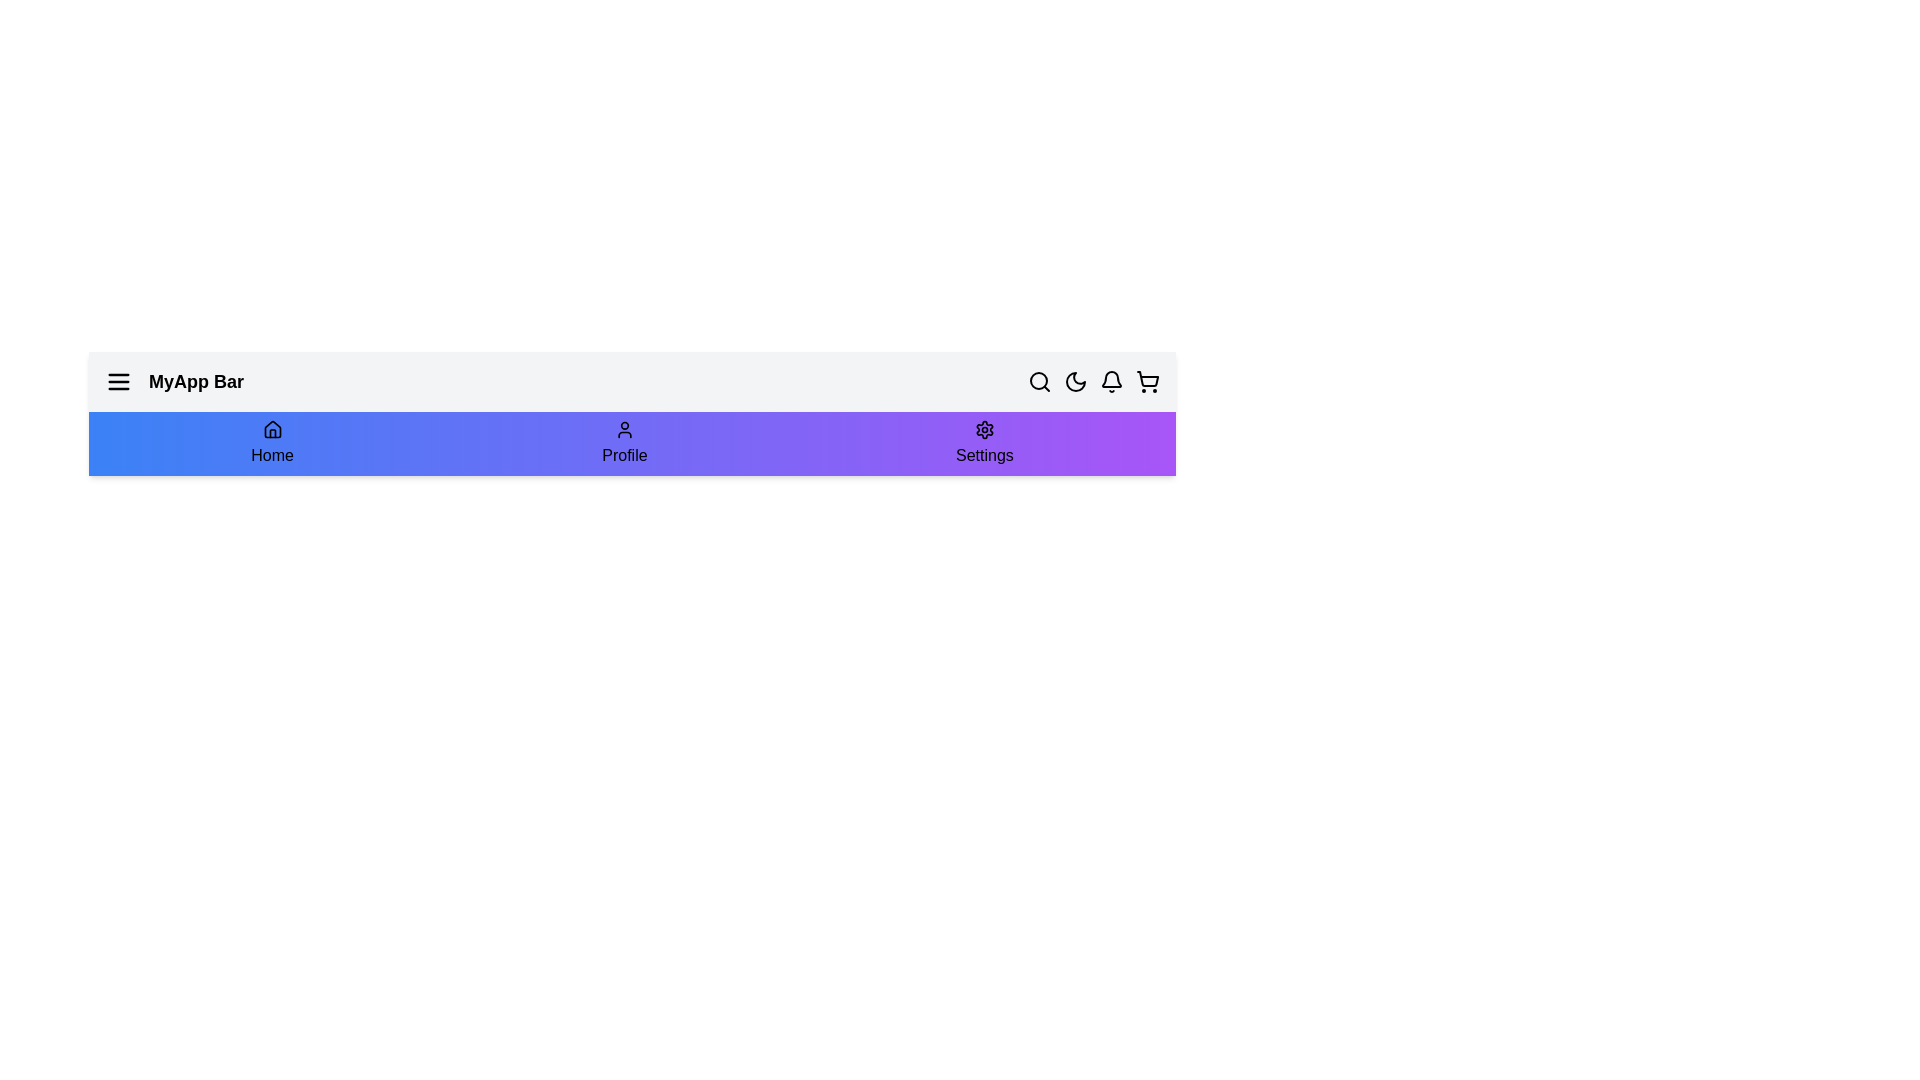 This screenshot has height=1080, width=1920. What do you see at coordinates (1147, 381) in the screenshot?
I see `the shopping cart icon to open the shopping cart` at bounding box center [1147, 381].